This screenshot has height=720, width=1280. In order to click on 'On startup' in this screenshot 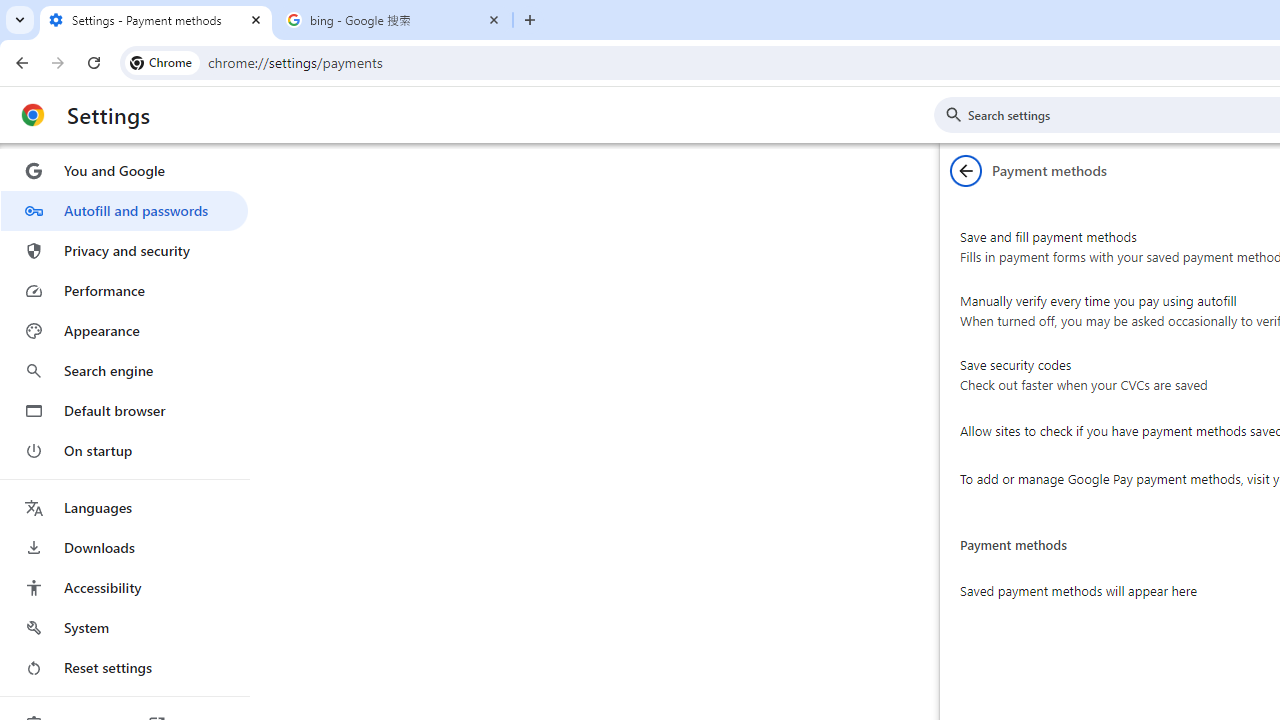, I will do `click(123, 451)`.